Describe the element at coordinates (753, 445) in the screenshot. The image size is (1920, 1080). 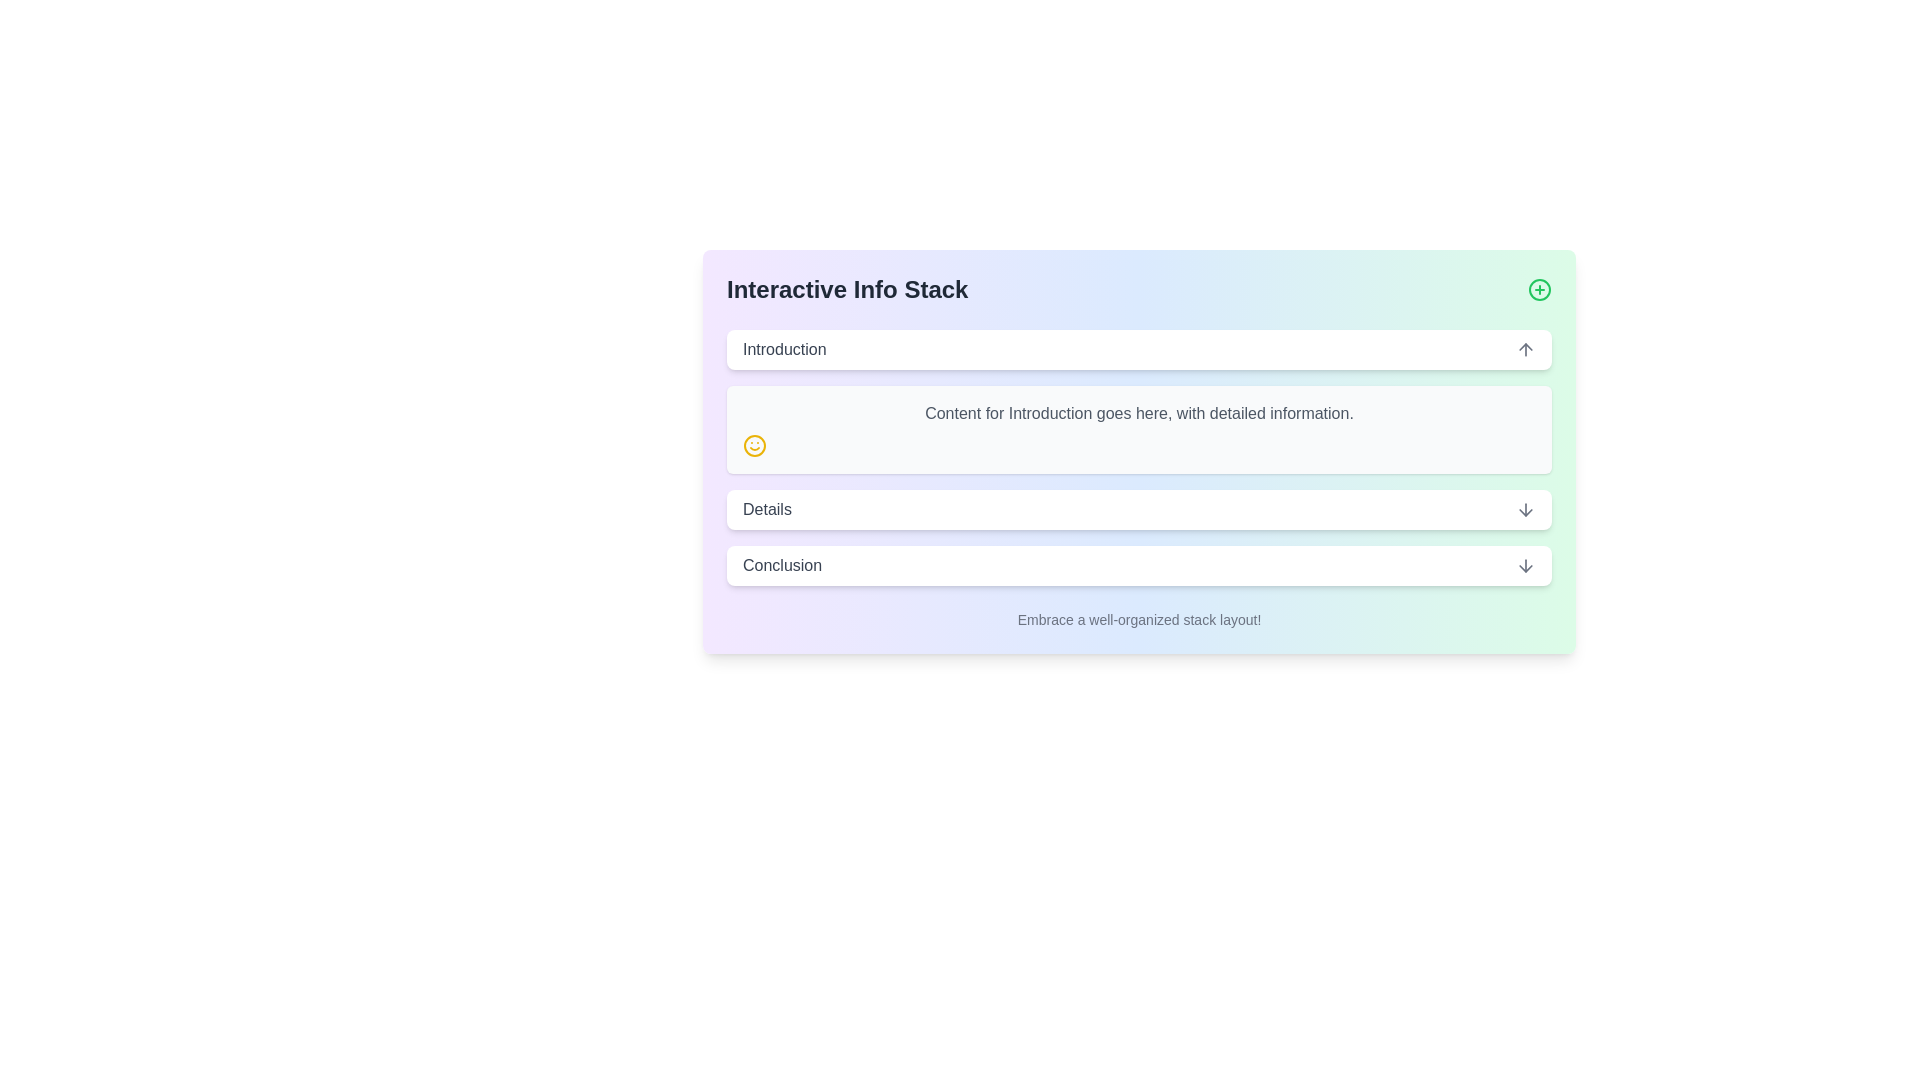
I see `the decorative icon resembling a smiling face, which is a circular shape with a yellow border and white fill, located in the 'Introduction' block` at that location.